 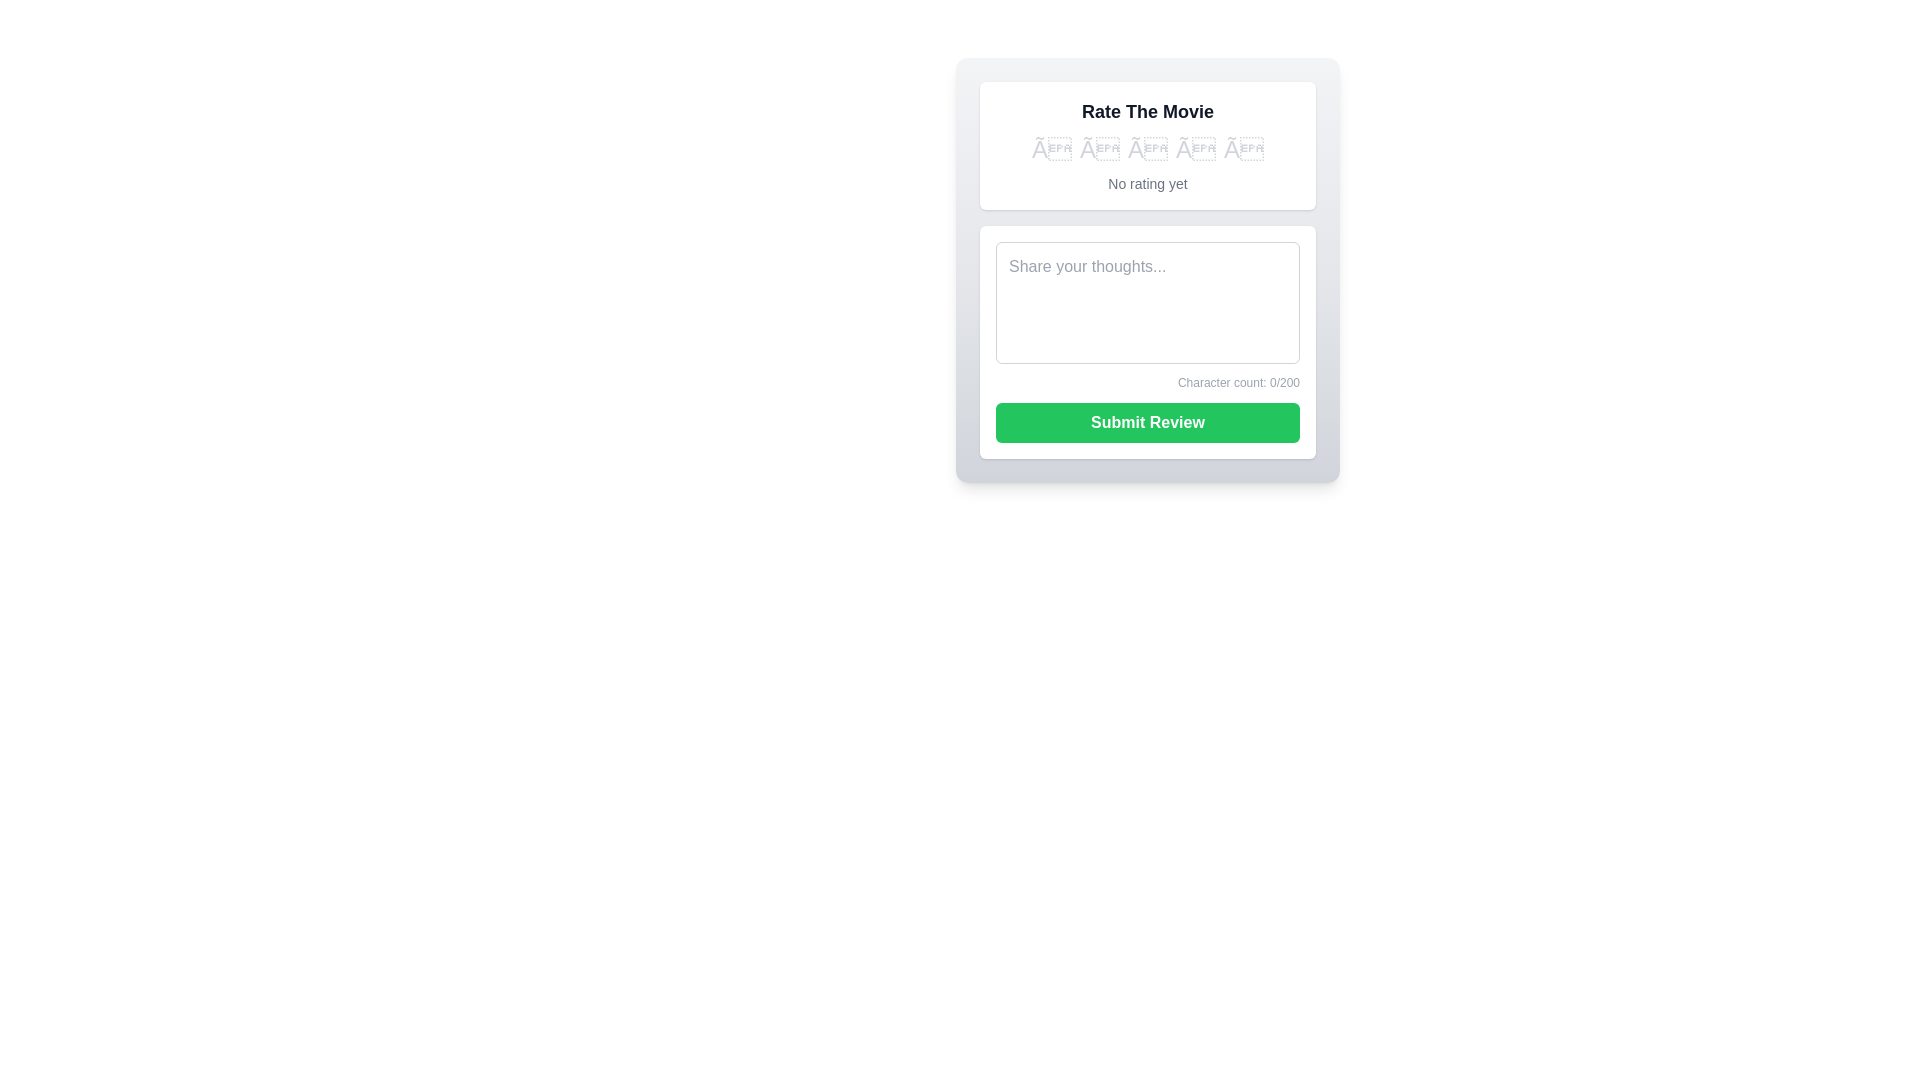 I want to click on the star corresponding to 5 to set the movie rating, so click(x=1242, y=149).